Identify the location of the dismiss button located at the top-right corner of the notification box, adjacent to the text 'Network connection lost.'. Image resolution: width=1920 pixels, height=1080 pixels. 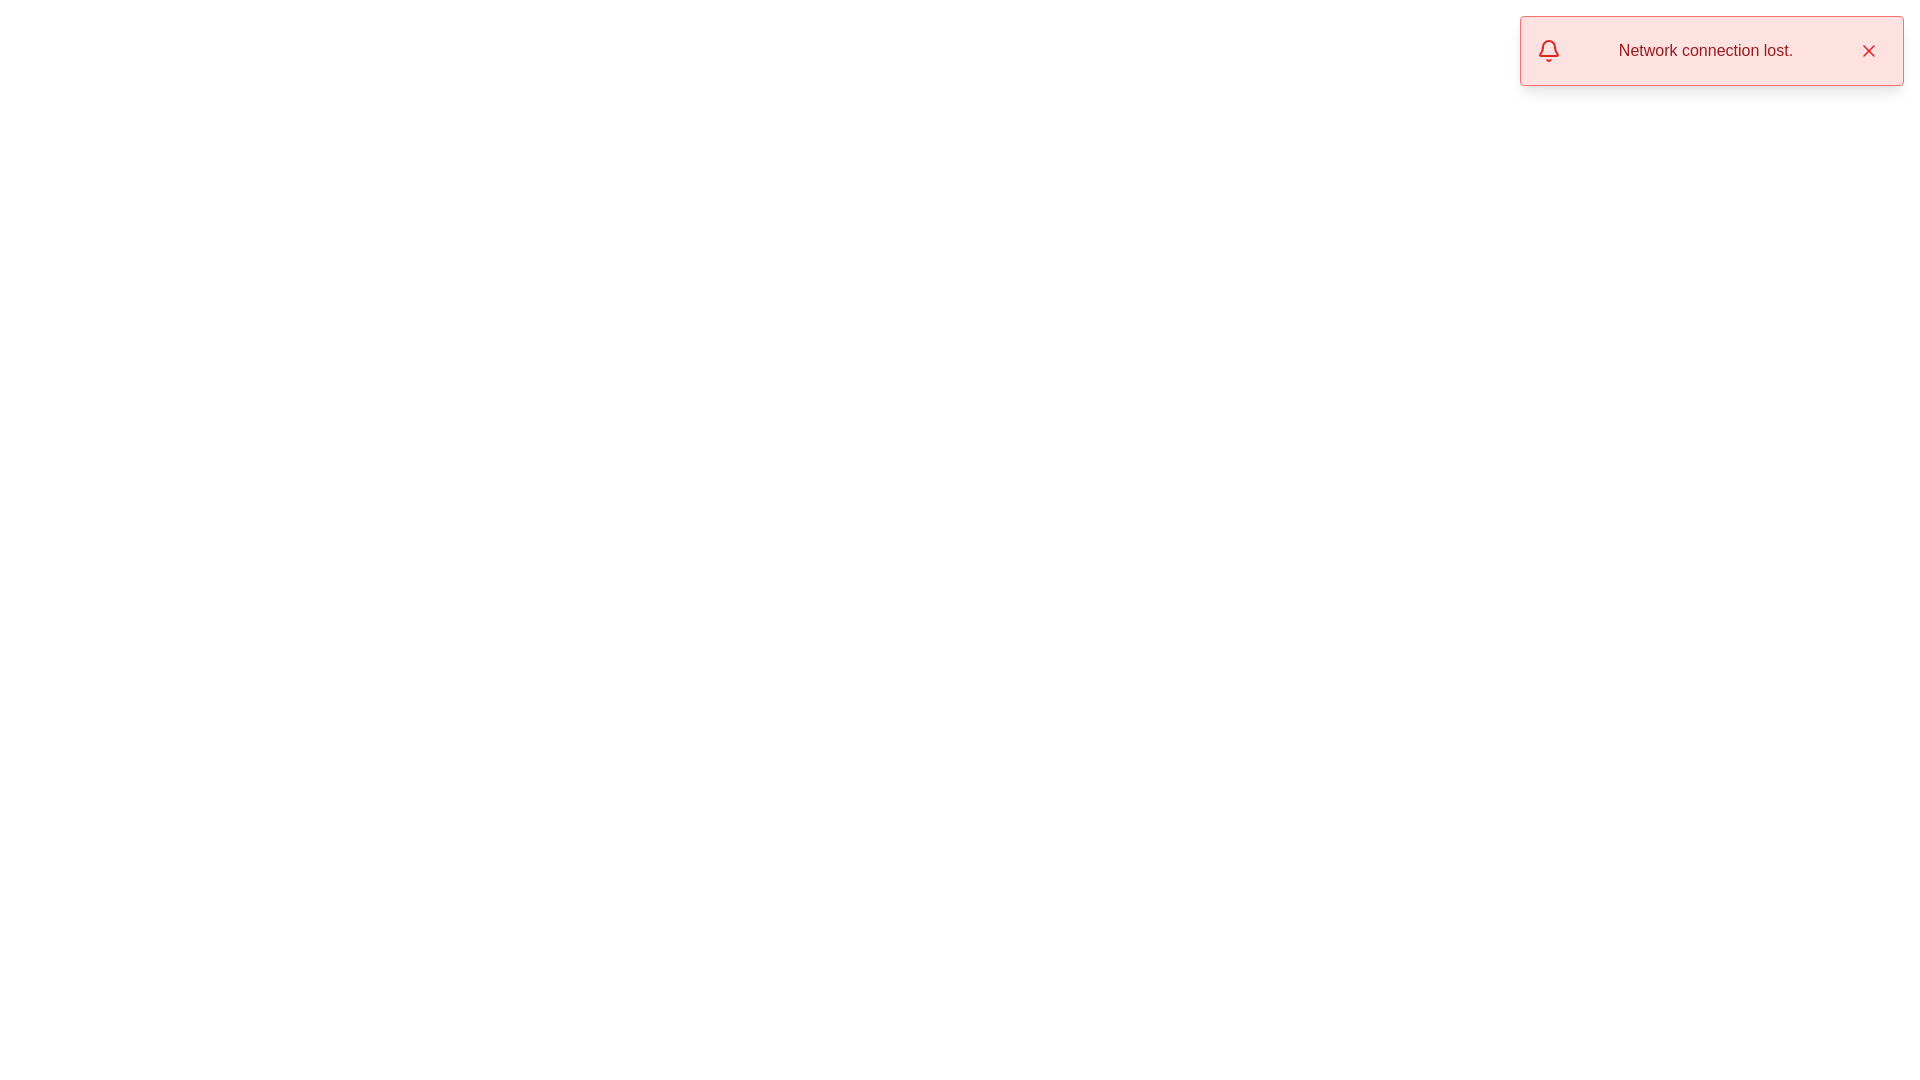
(1867, 49).